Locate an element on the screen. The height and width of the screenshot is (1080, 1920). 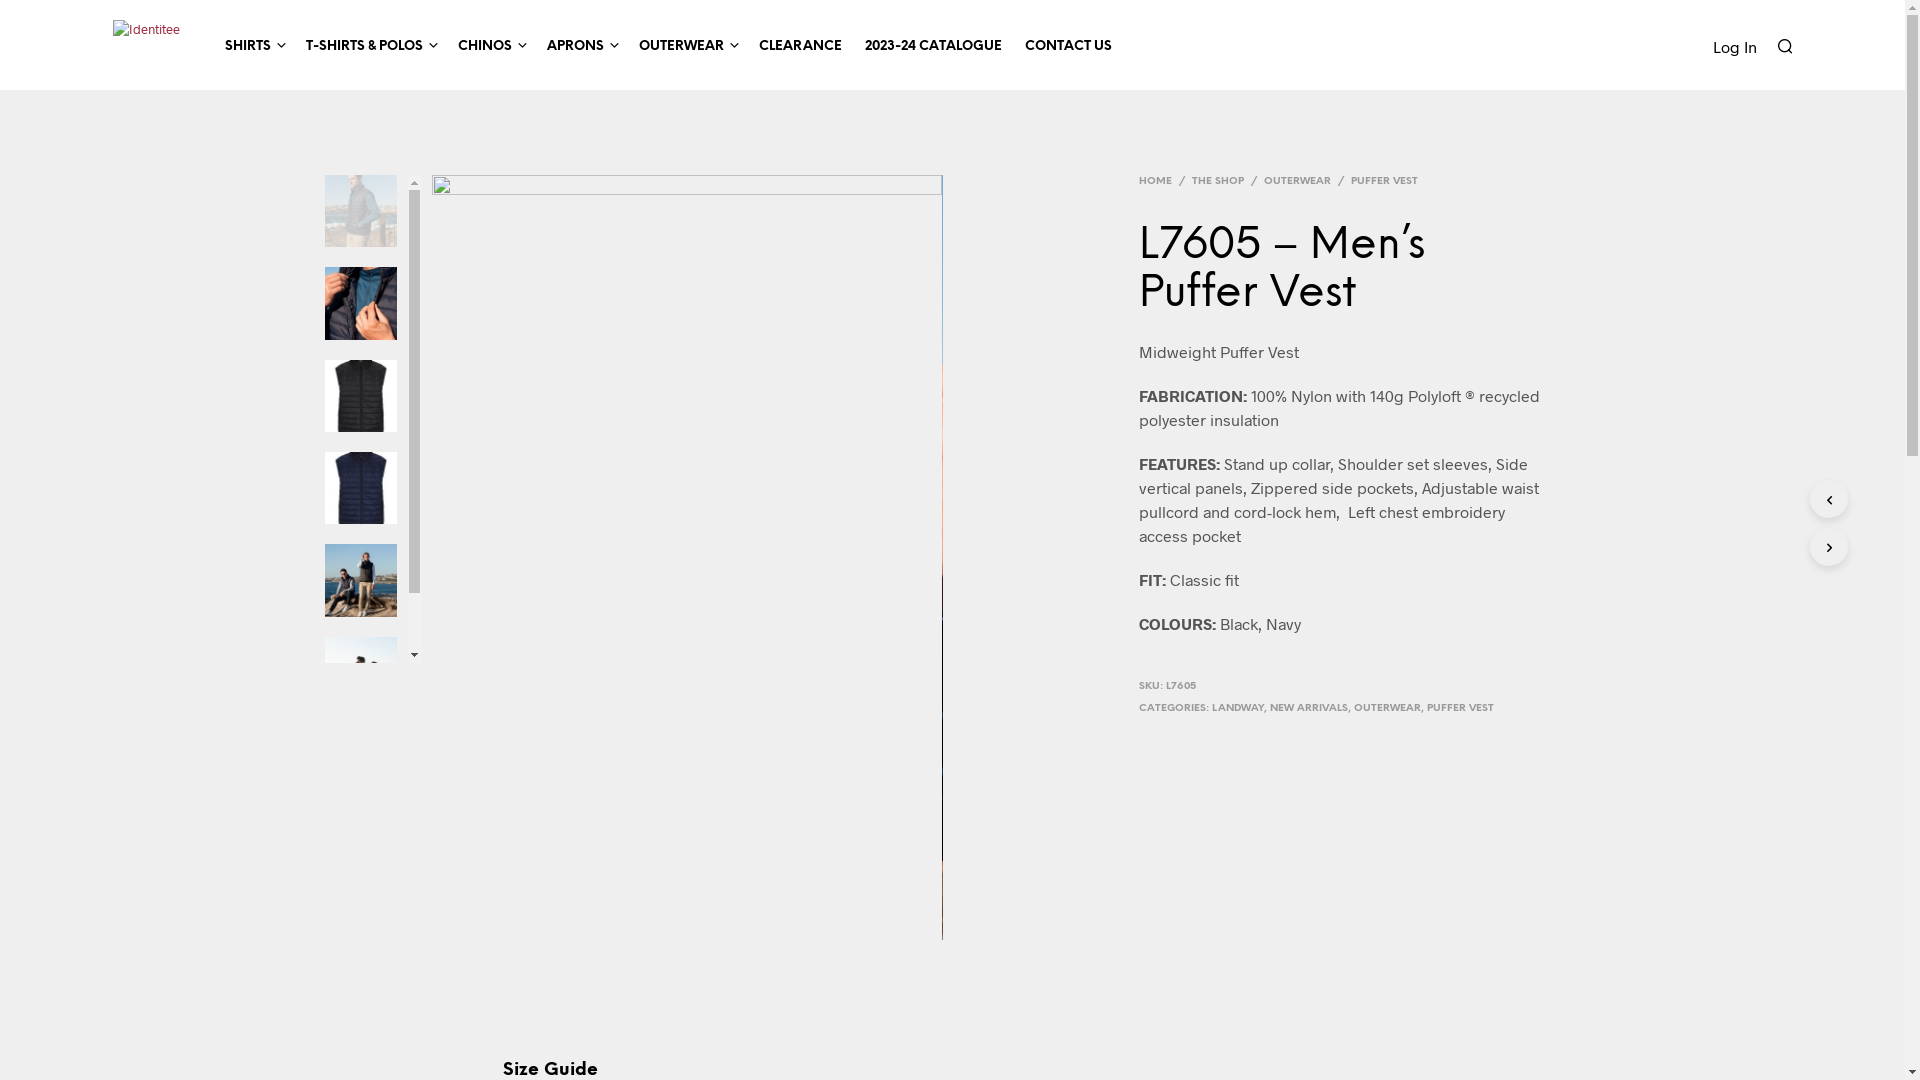
'NEW ARRIVALS' is located at coordinates (1269, 707).